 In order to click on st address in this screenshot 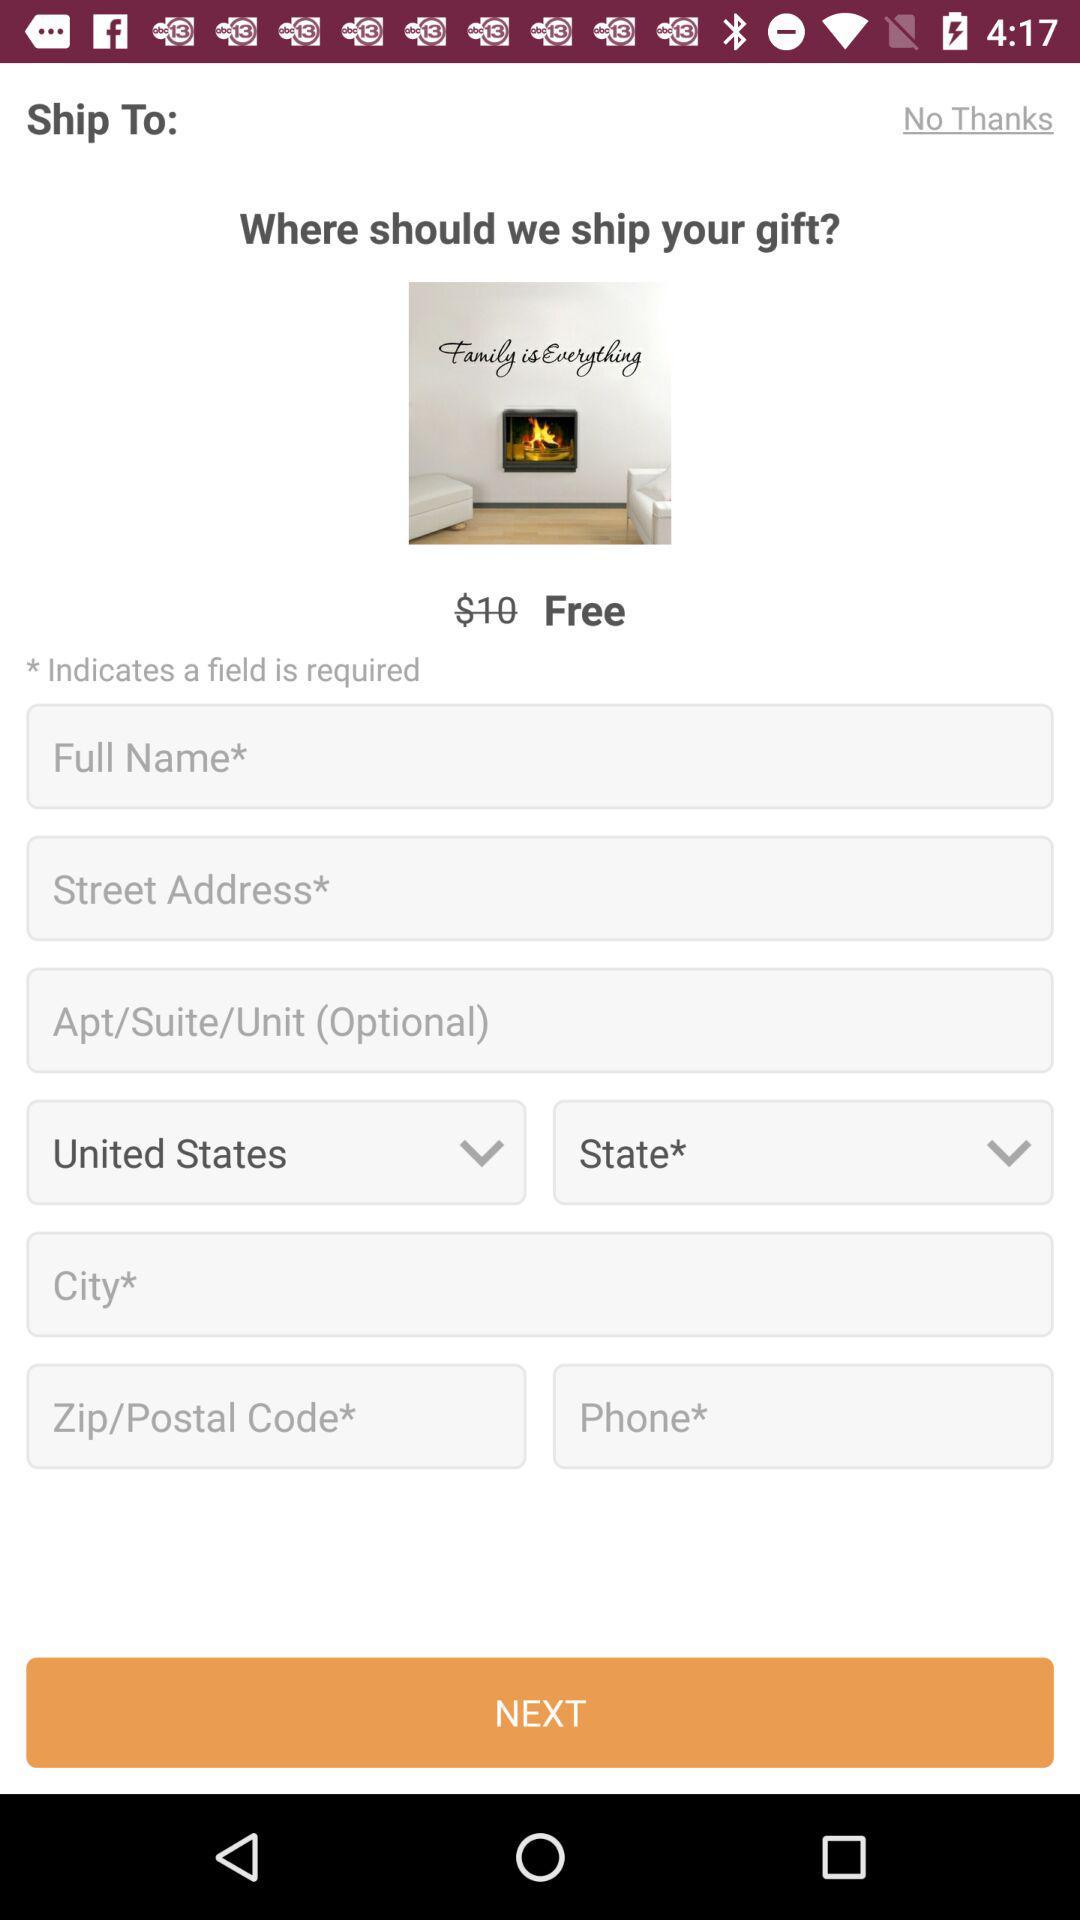, I will do `click(540, 887)`.